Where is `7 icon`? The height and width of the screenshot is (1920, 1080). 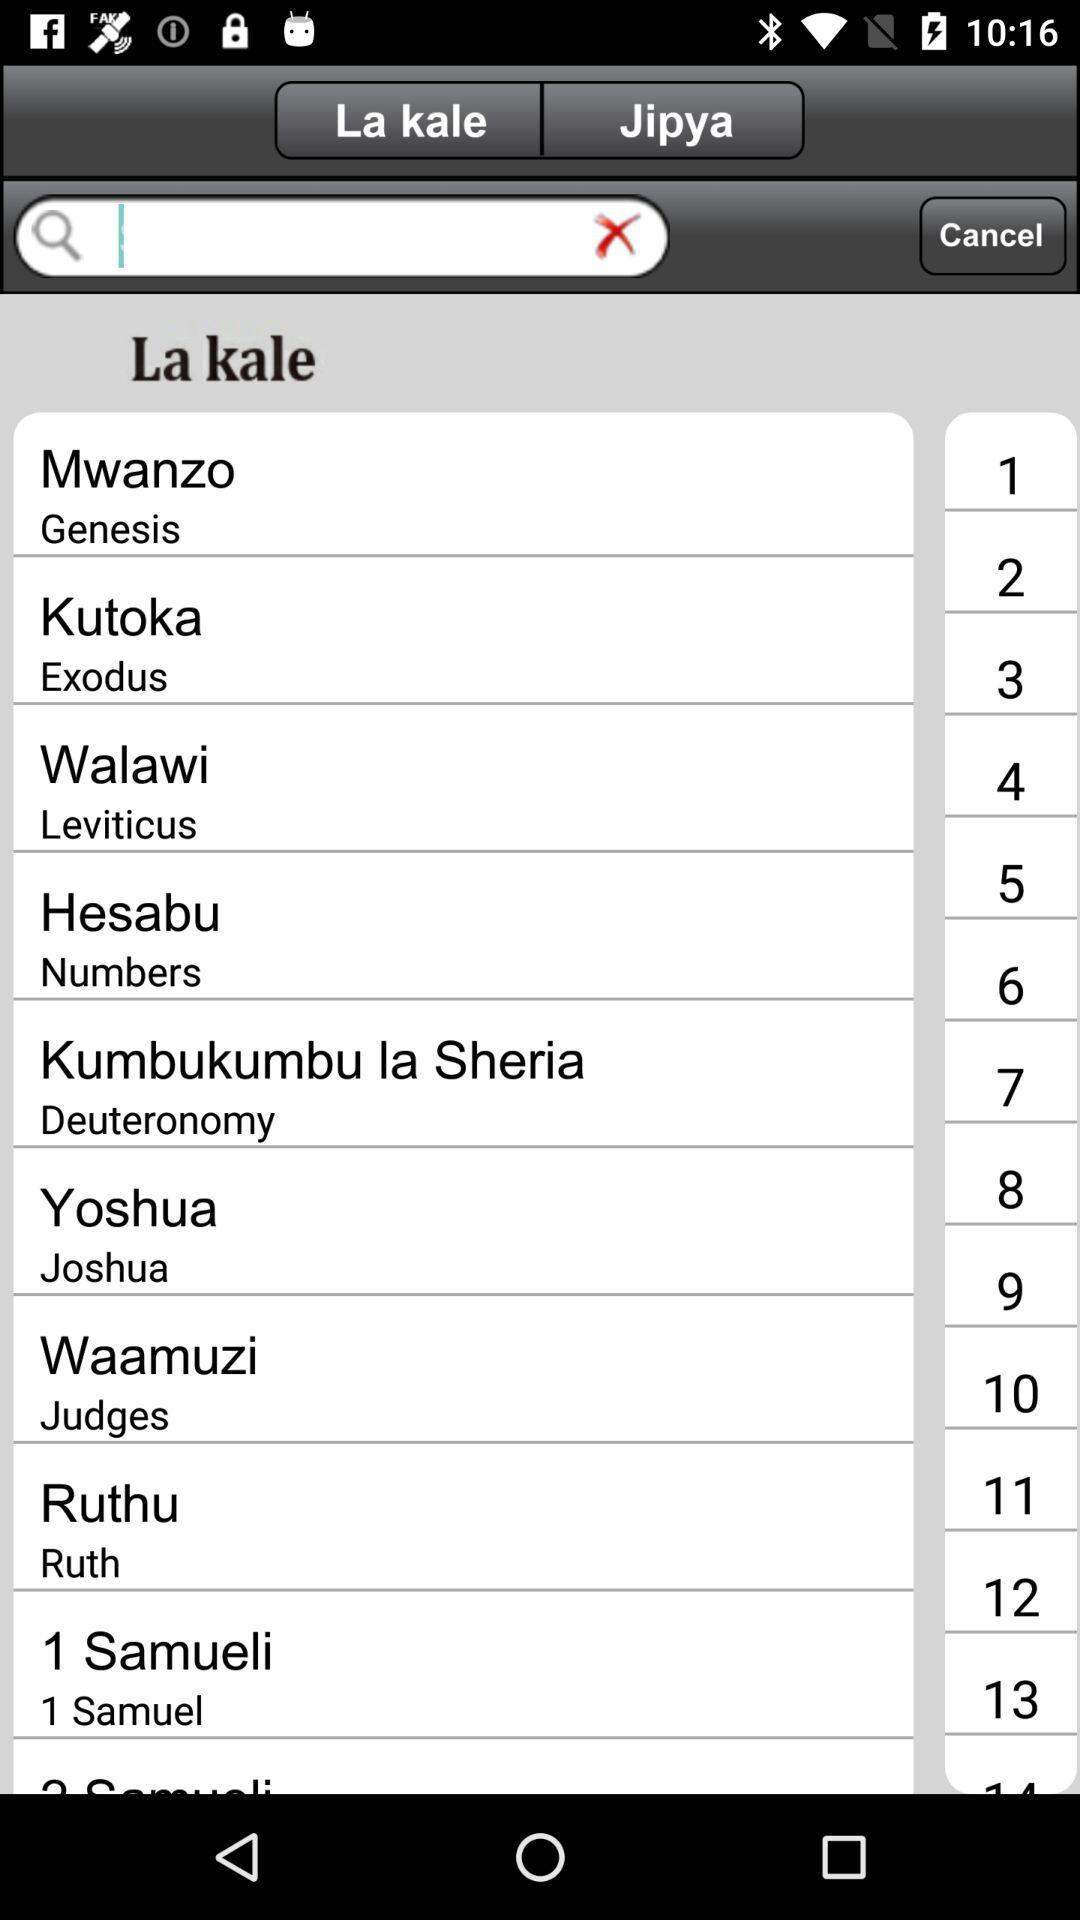 7 icon is located at coordinates (1010, 1084).